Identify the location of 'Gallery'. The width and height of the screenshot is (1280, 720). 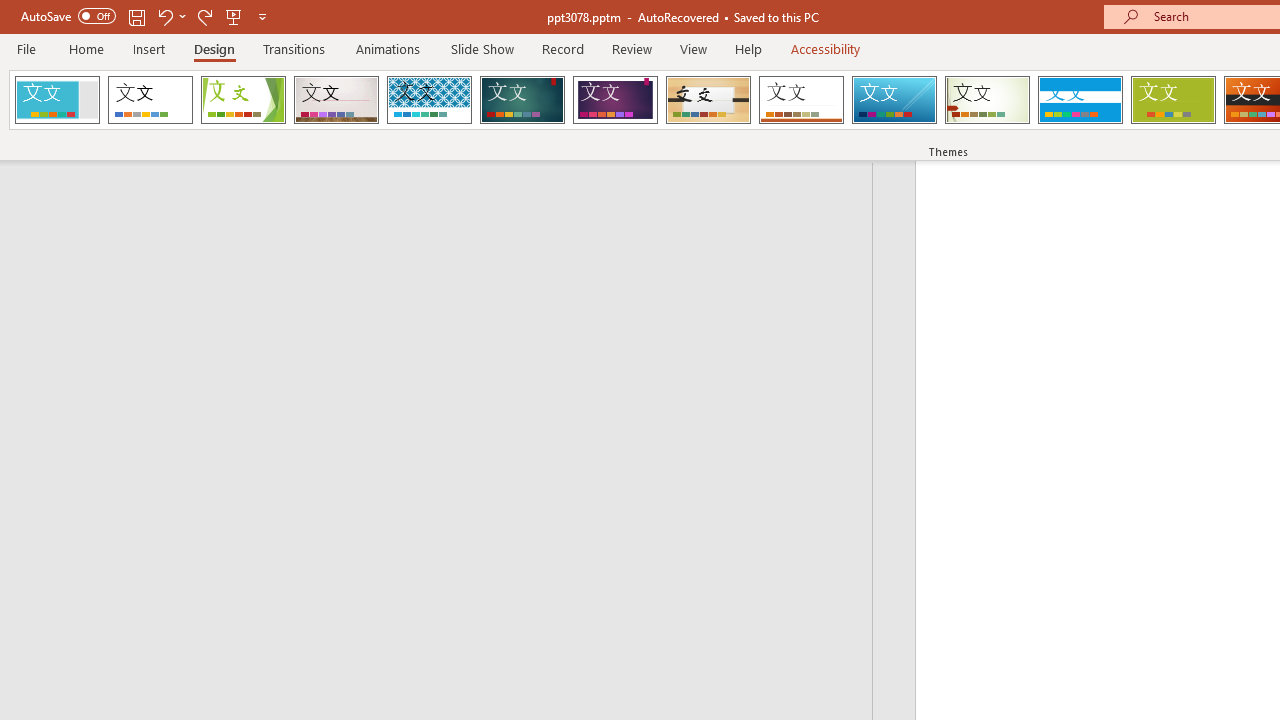
(336, 100).